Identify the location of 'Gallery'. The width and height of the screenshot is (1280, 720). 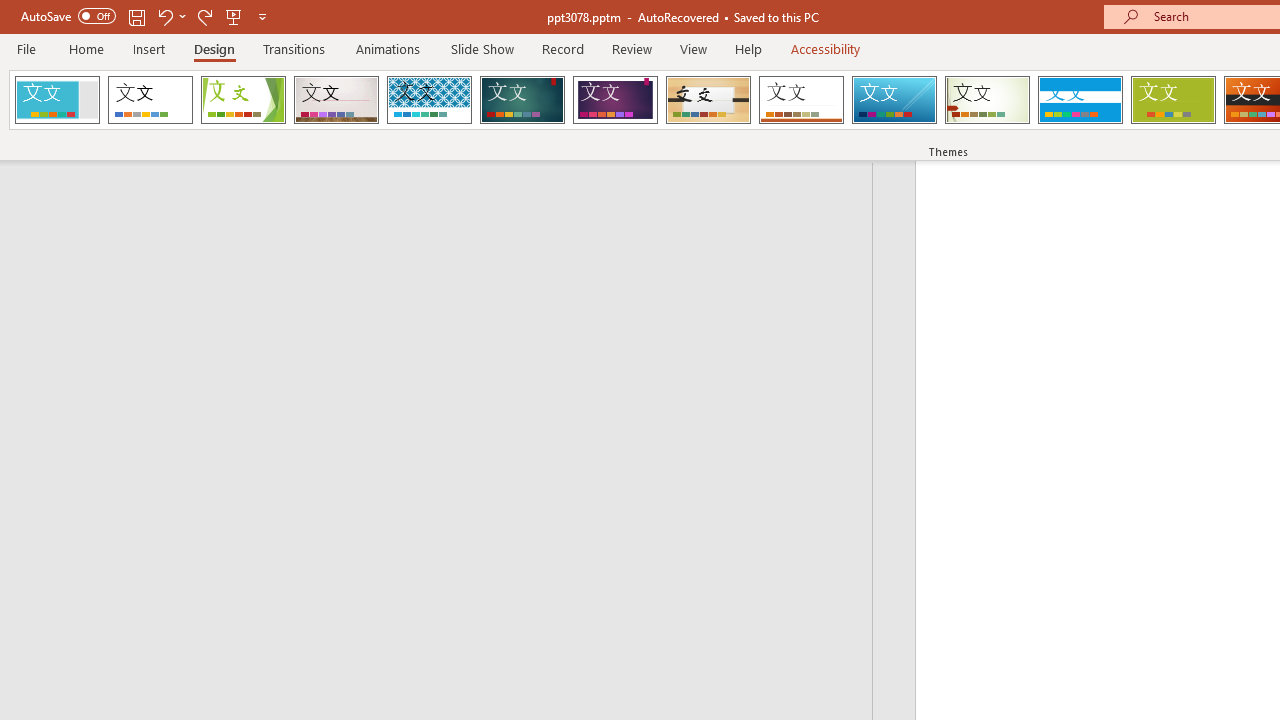
(336, 100).